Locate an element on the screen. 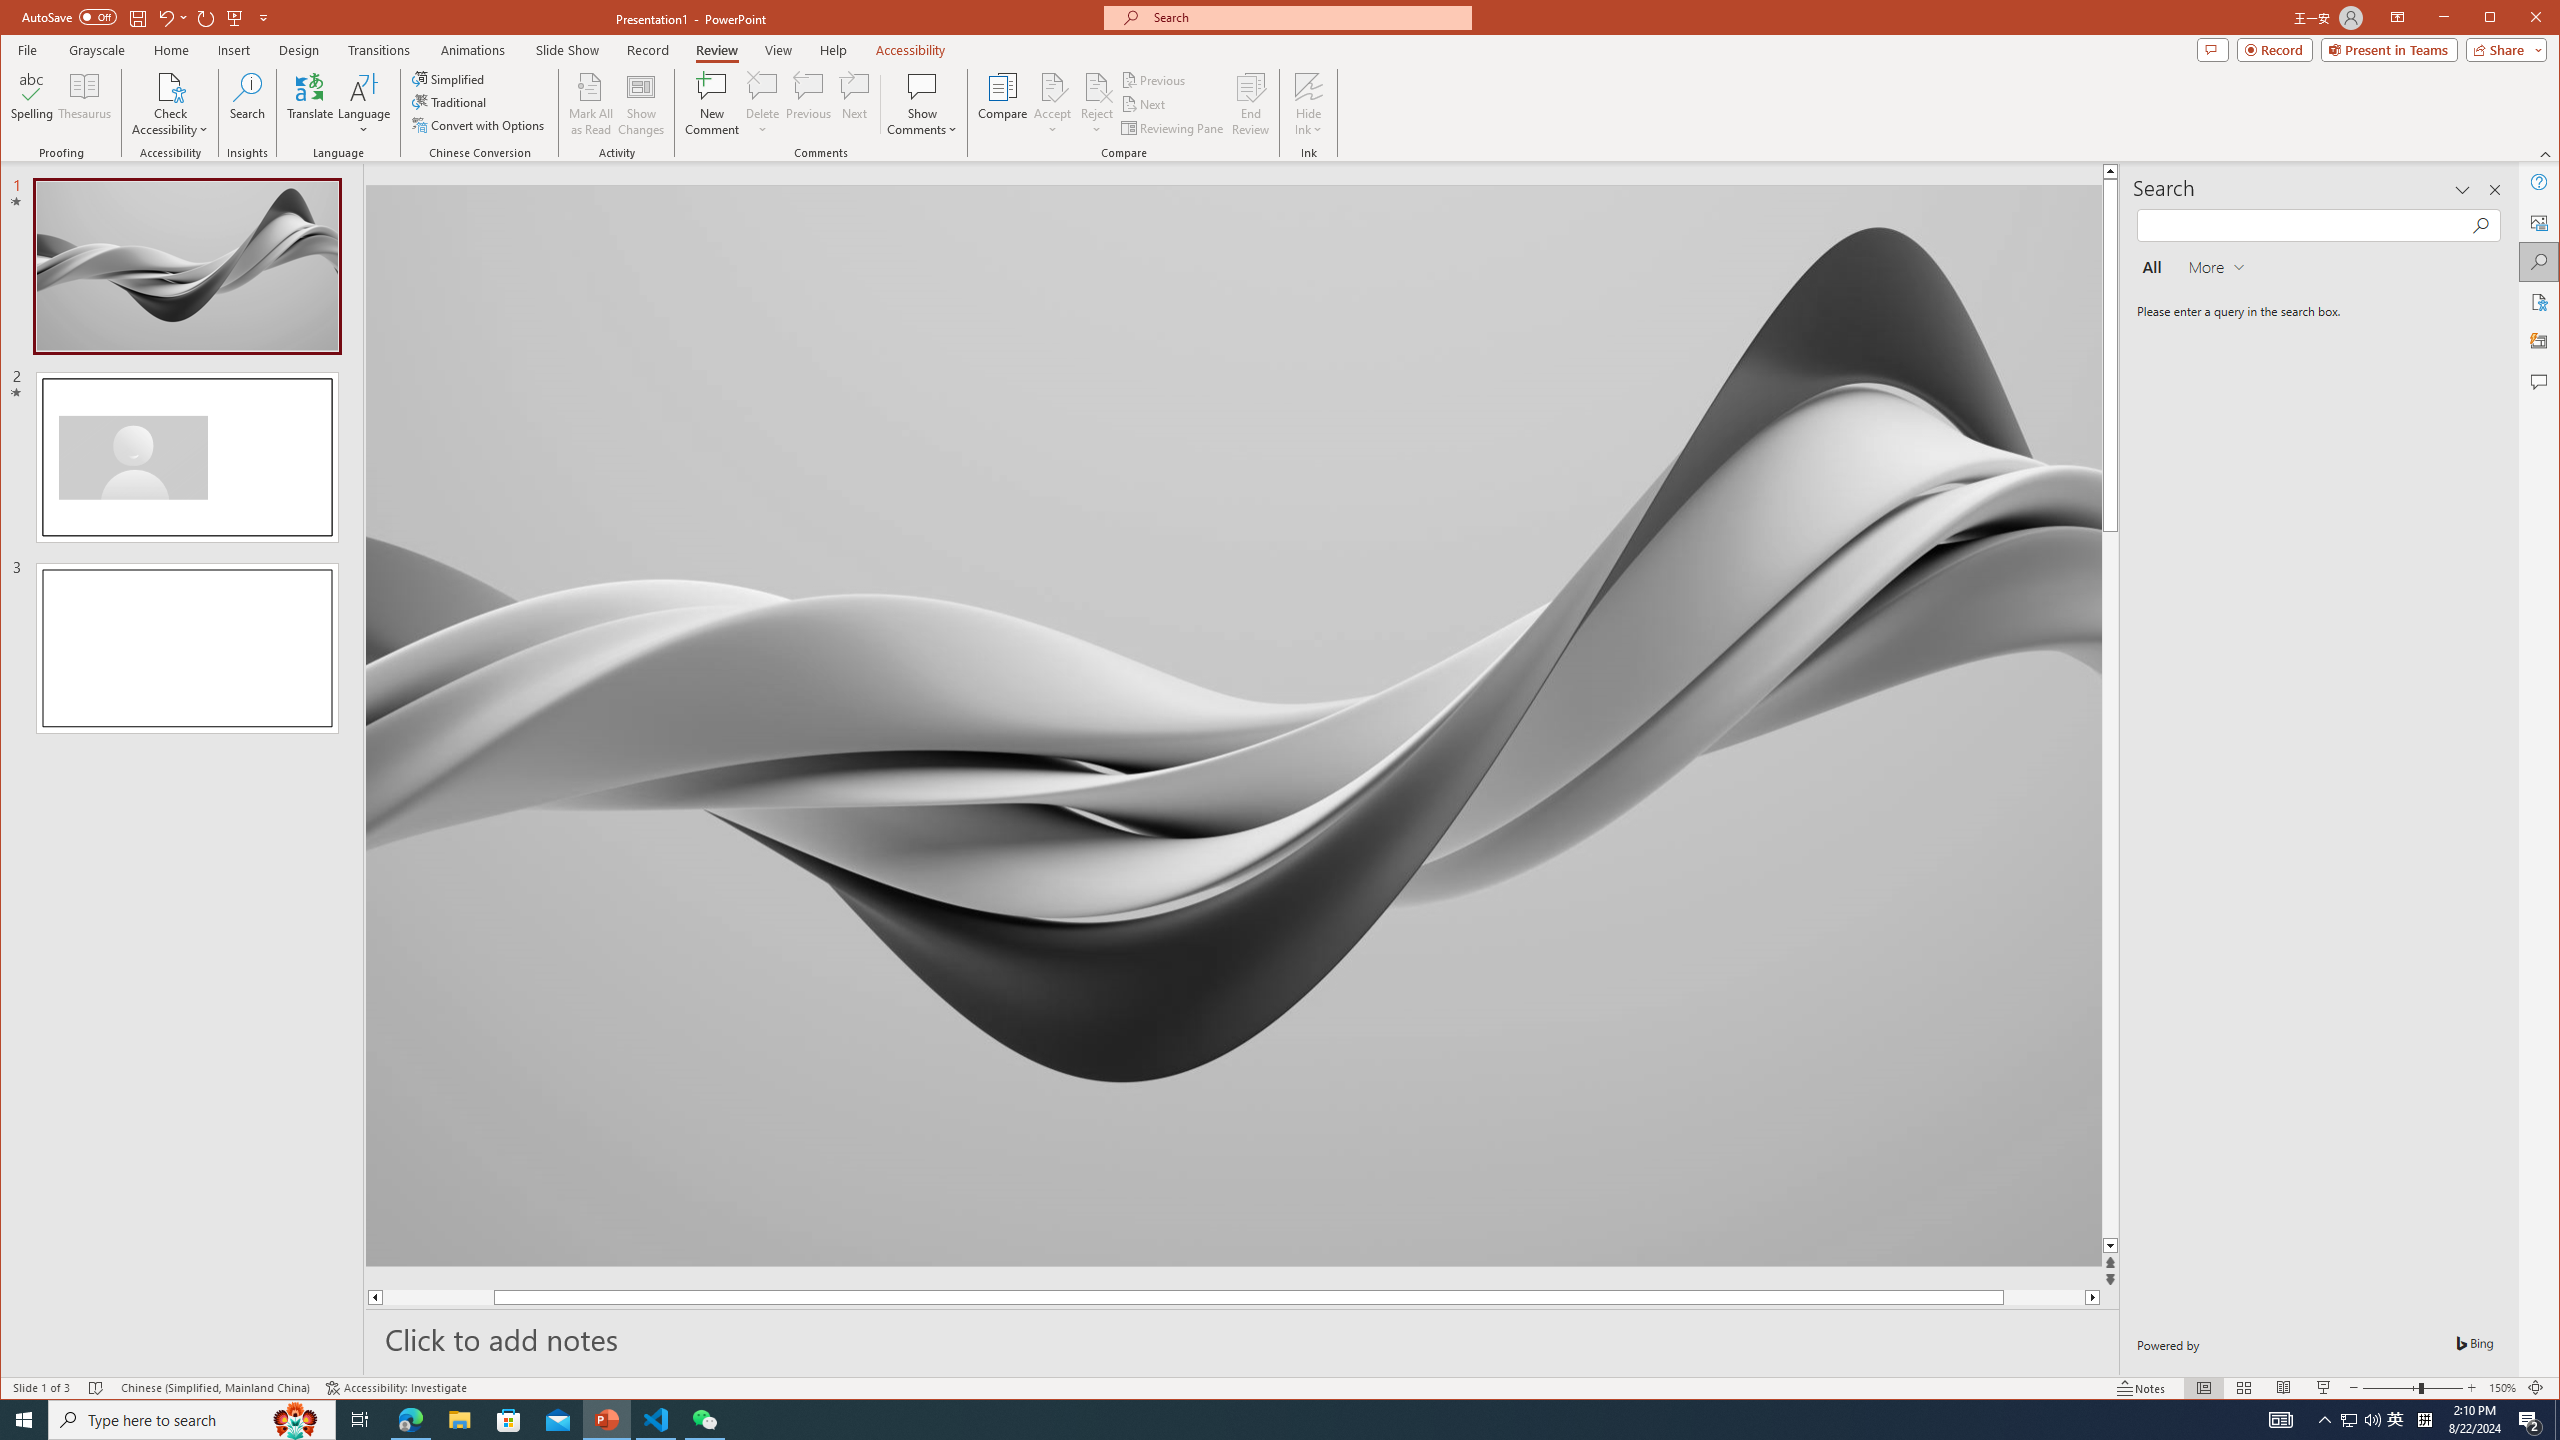  'Wavy 3D art' is located at coordinates (1232, 724).